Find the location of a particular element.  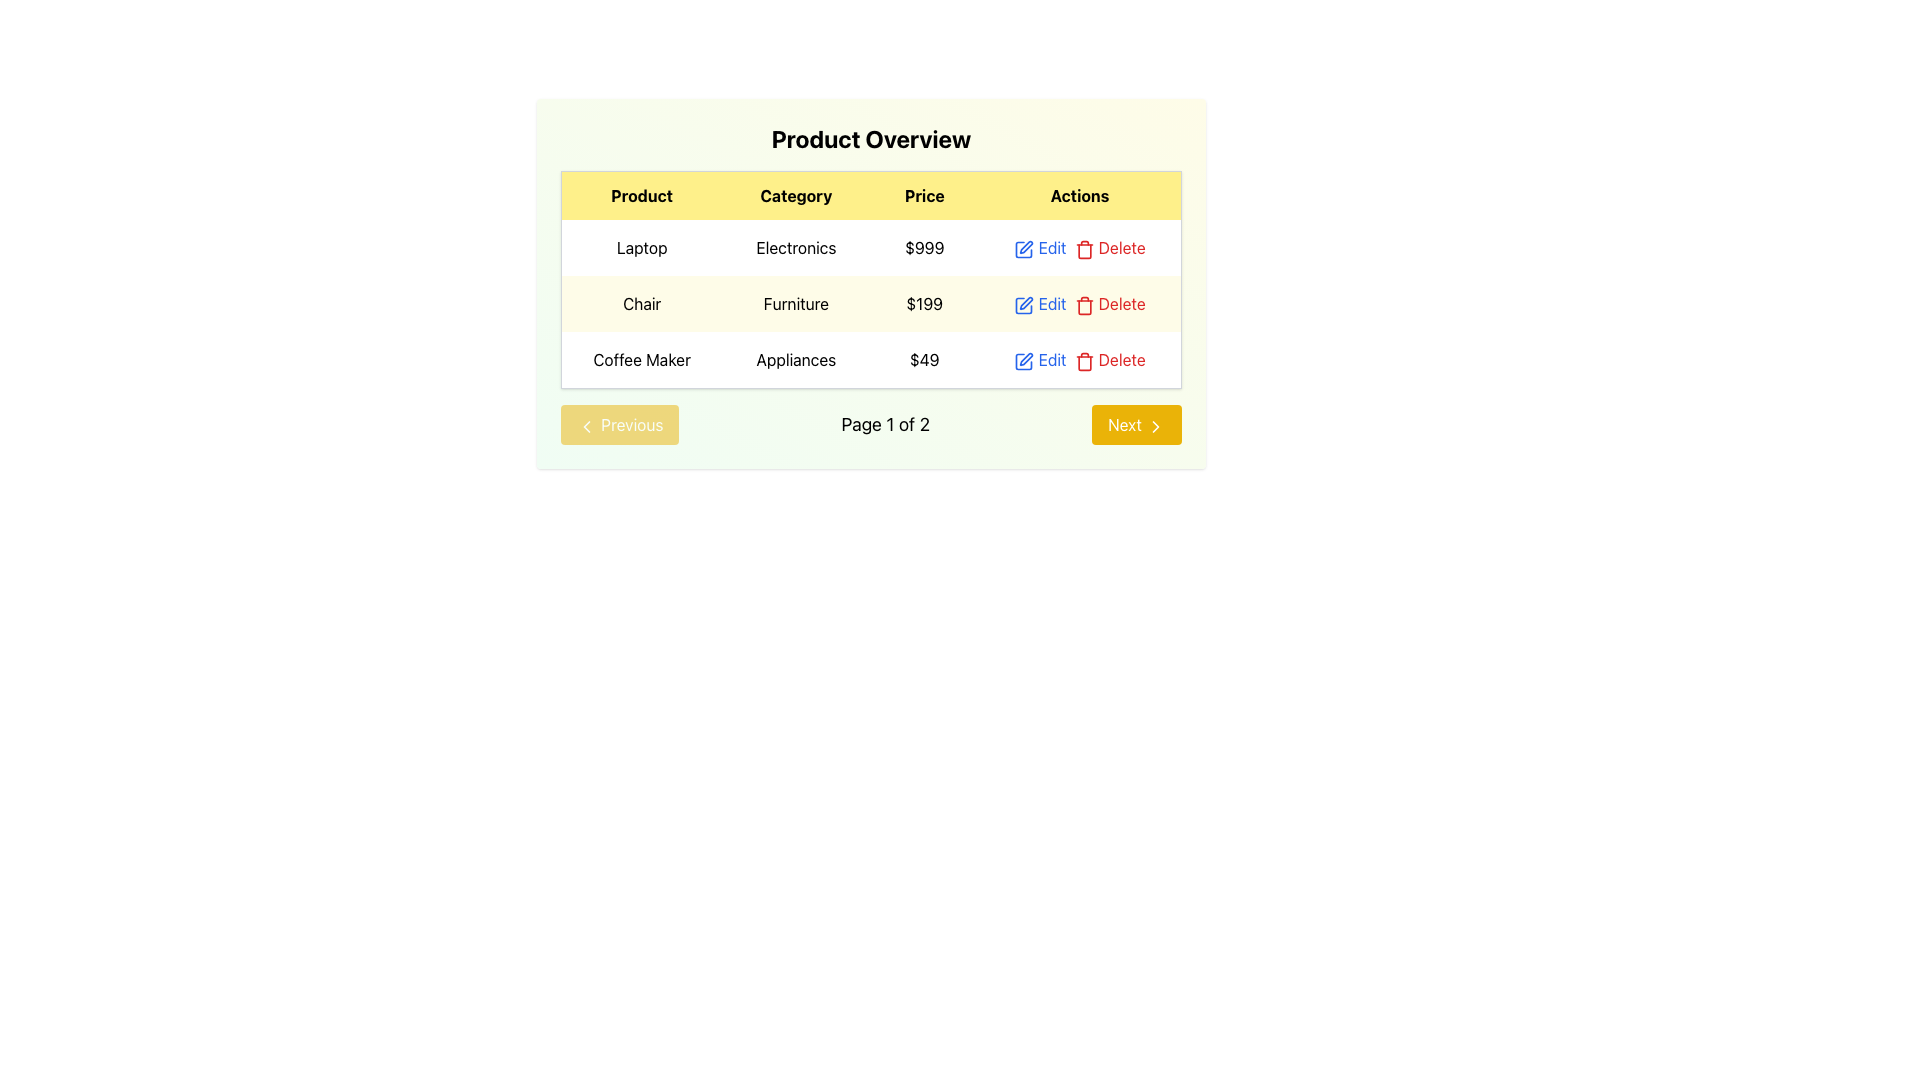

the disabled 'Previous' button with a yellow background and white text, located in the bottom navigation section of the panel is located at coordinates (619, 423).